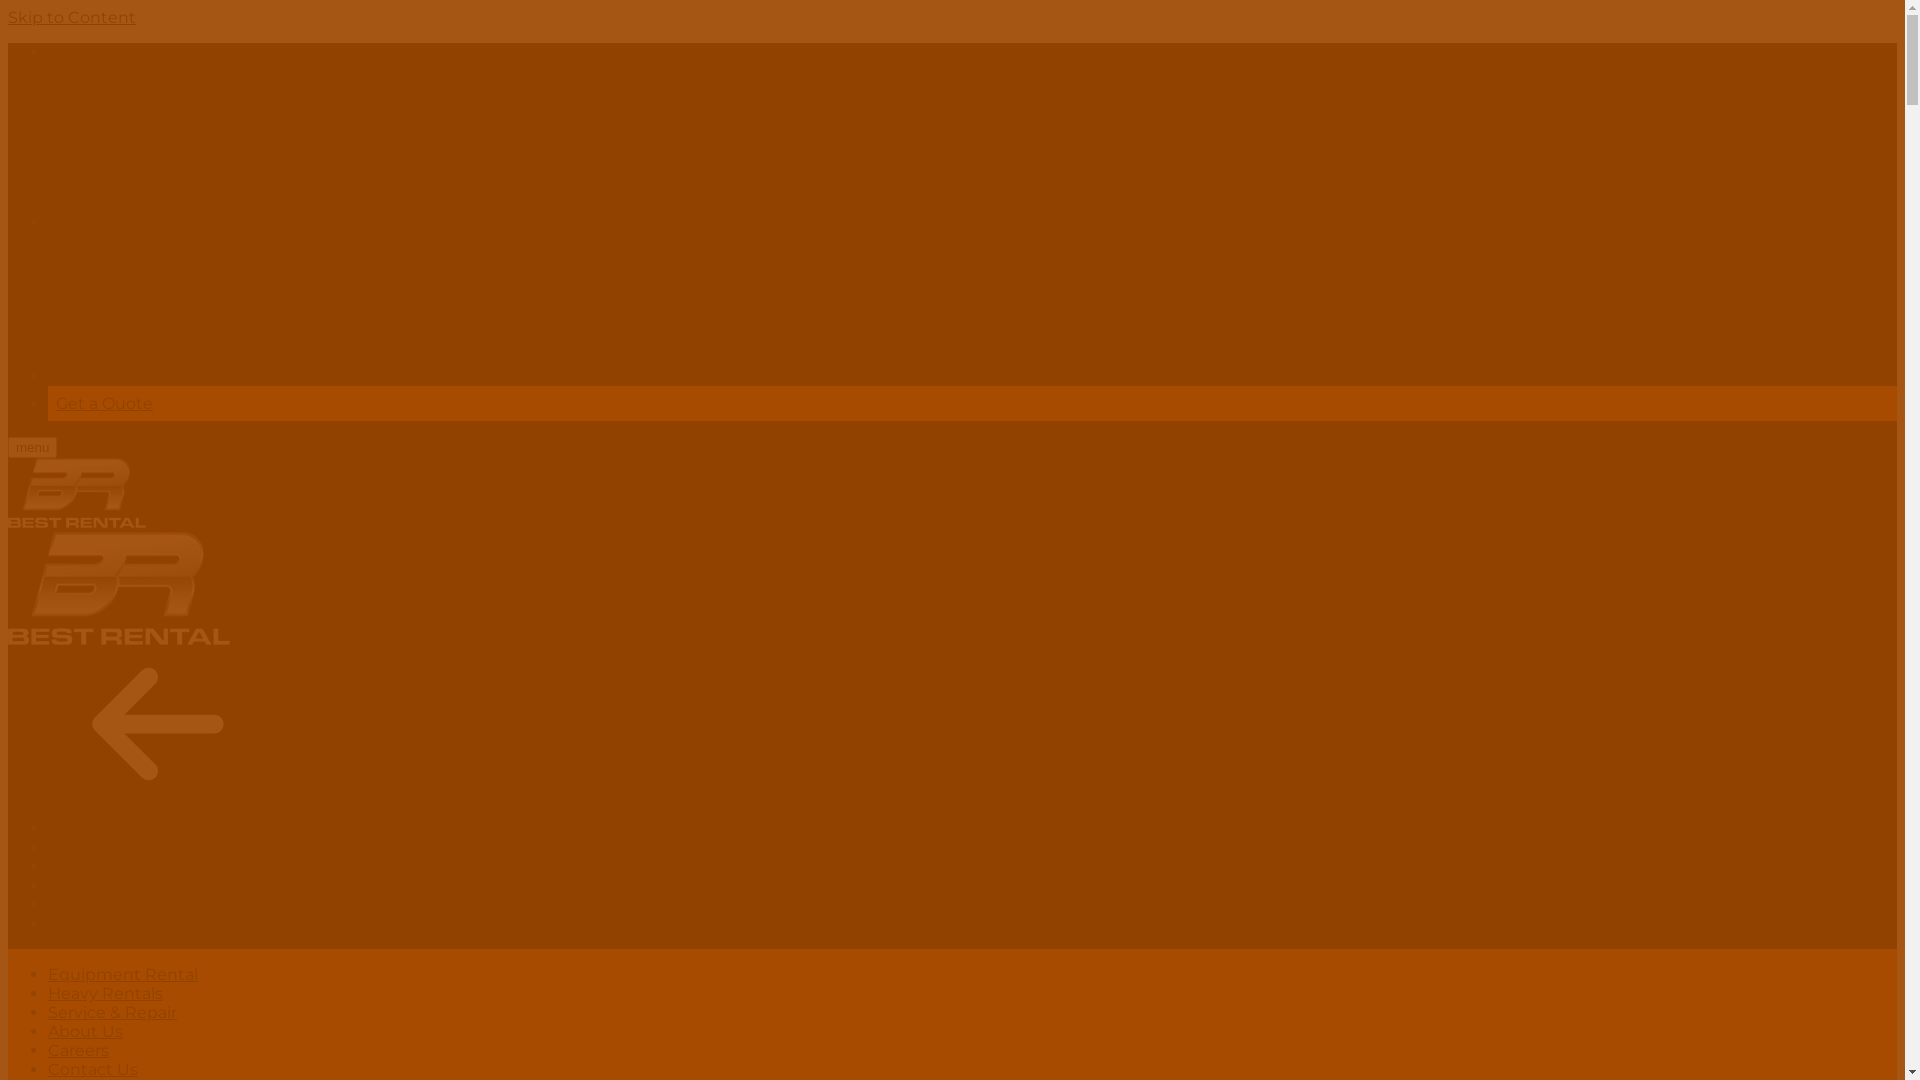 This screenshot has height=1080, width=1920. What do you see at coordinates (290, 376) in the screenshot?
I see `'Val Caron: 705-897-2501'` at bounding box center [290, 376].